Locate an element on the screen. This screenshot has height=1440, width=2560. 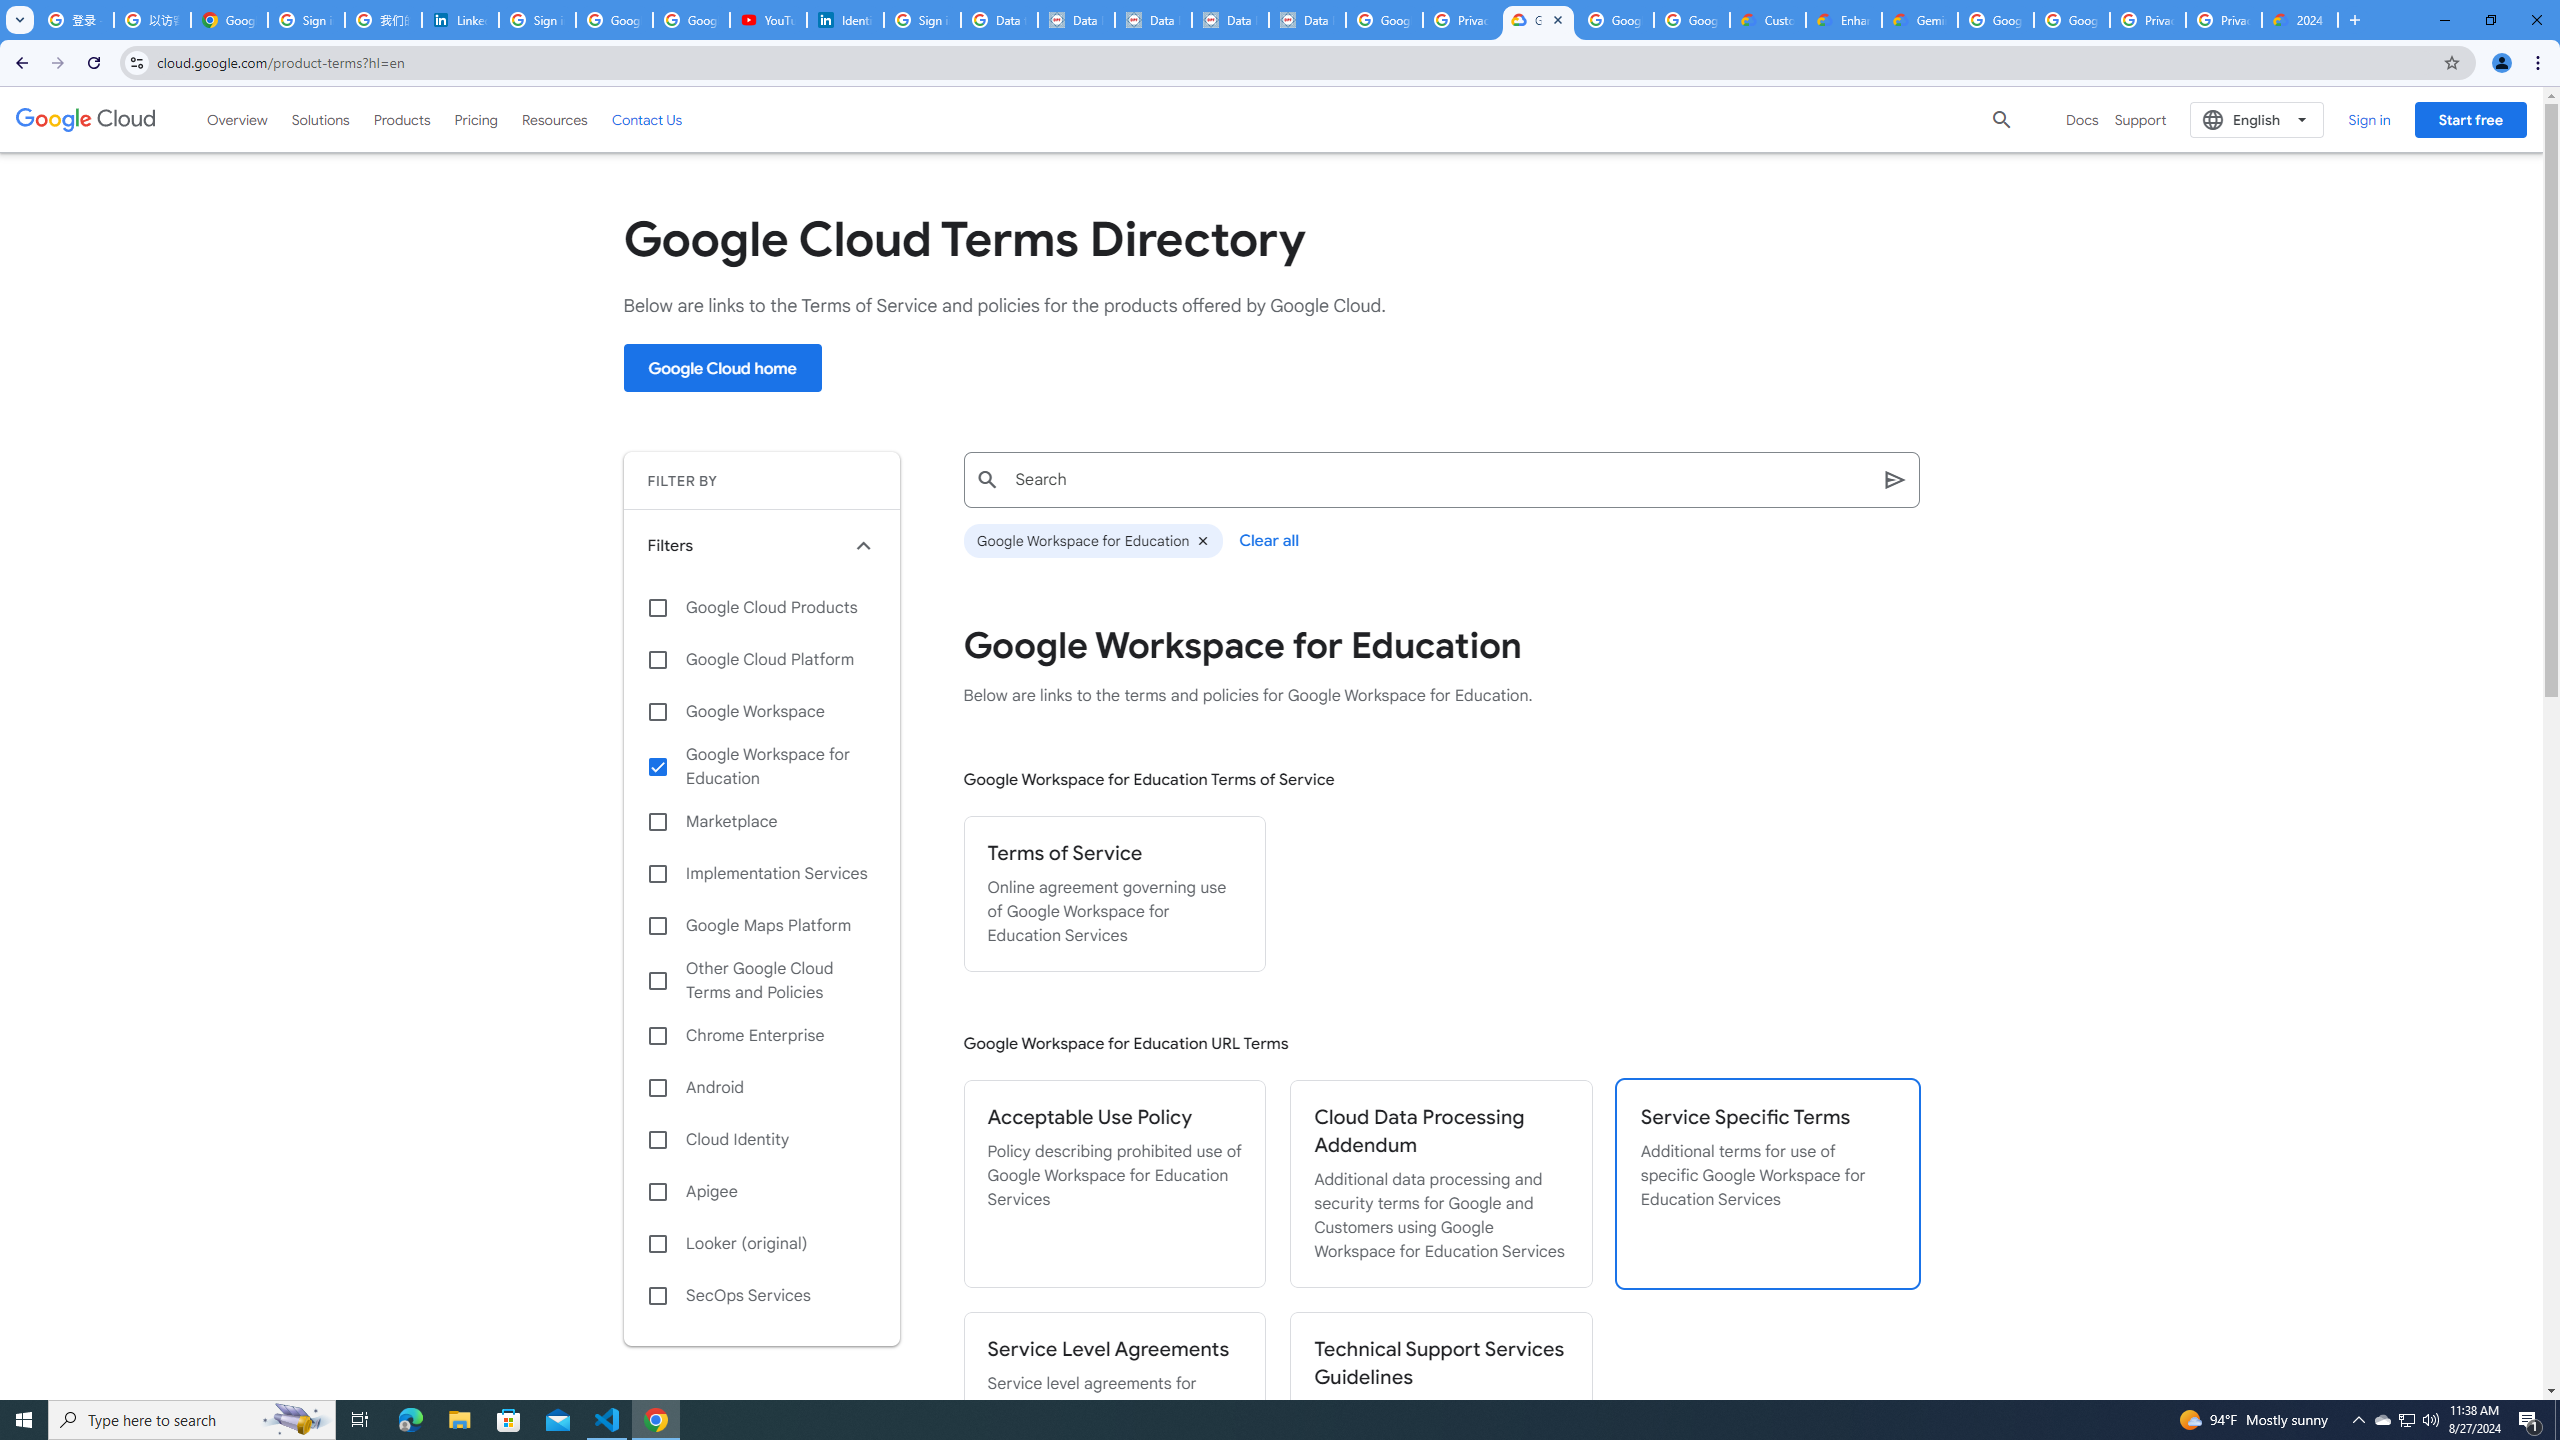
'Solutions' is located at coordinates (319, 118).